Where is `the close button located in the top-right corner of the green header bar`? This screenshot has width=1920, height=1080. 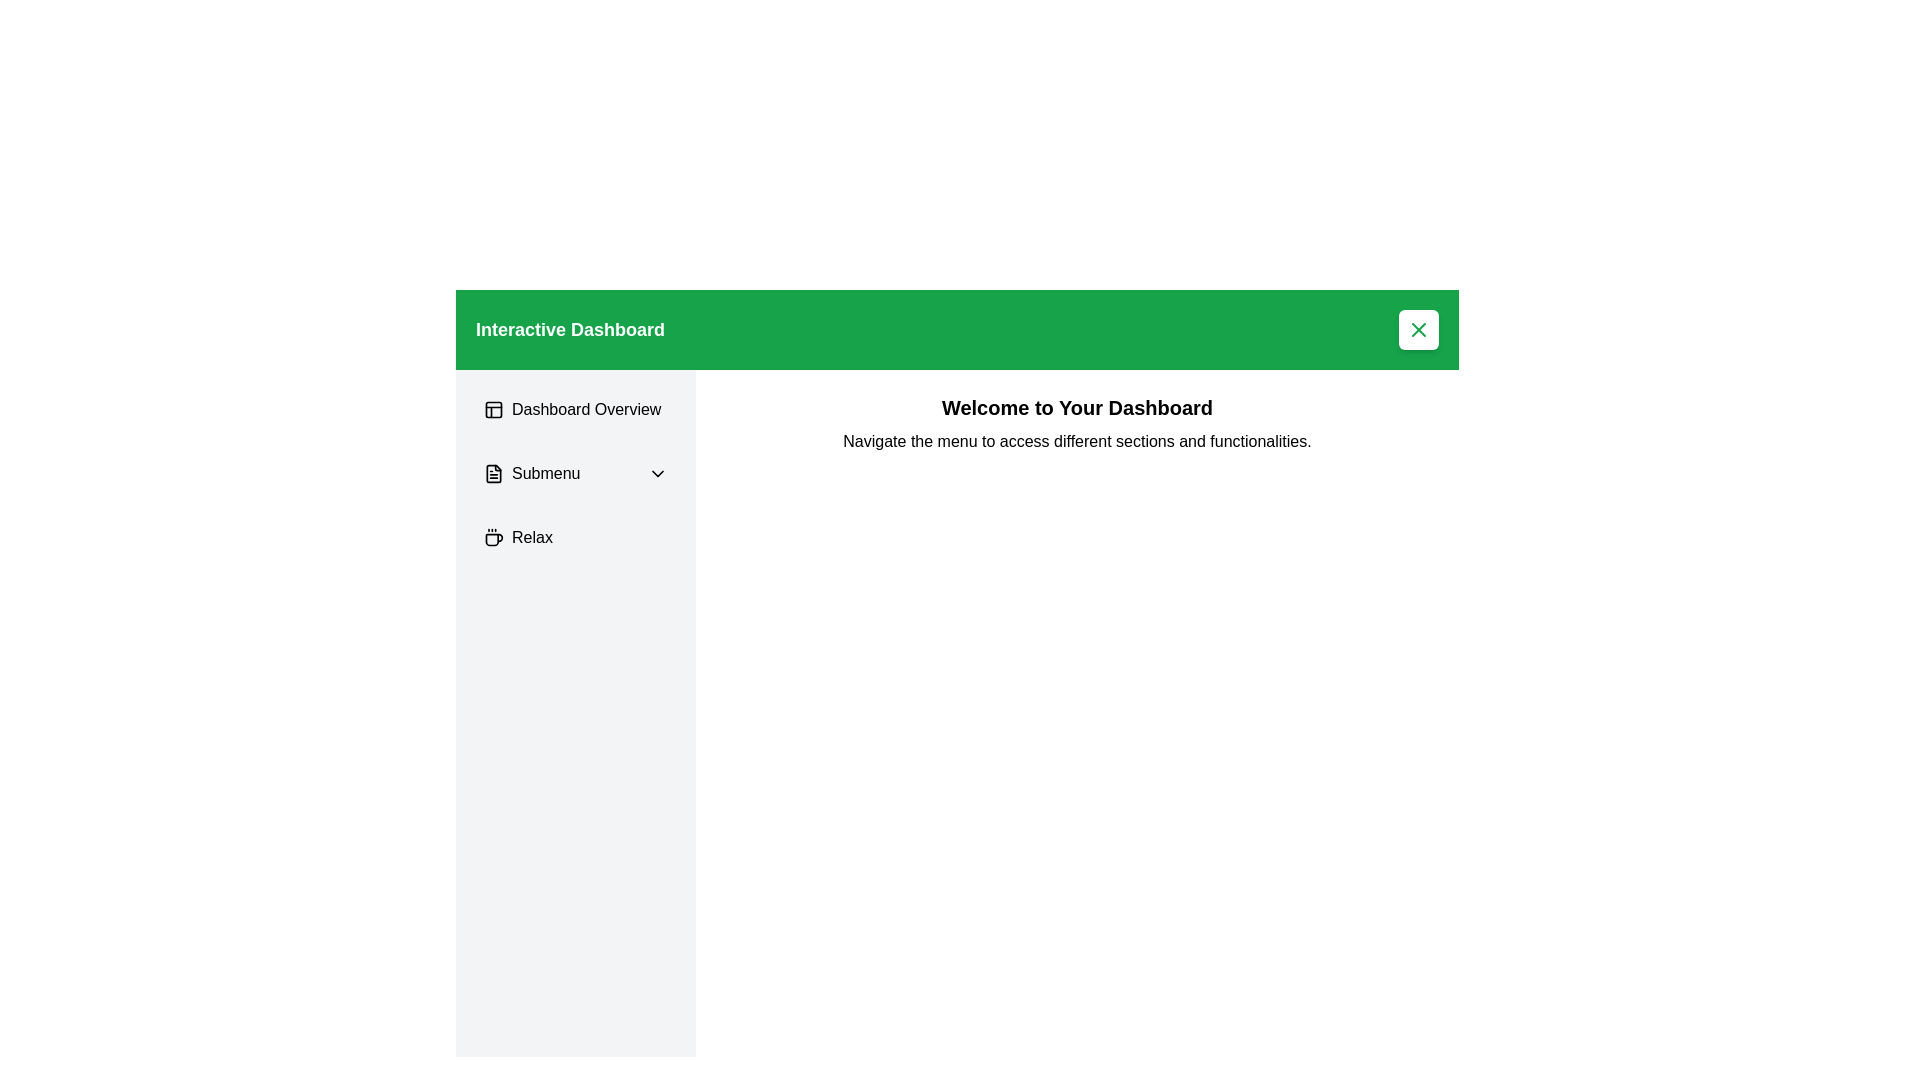
the close button located in the top-right corner of the green header bar is located at coordinates (1418, 329).